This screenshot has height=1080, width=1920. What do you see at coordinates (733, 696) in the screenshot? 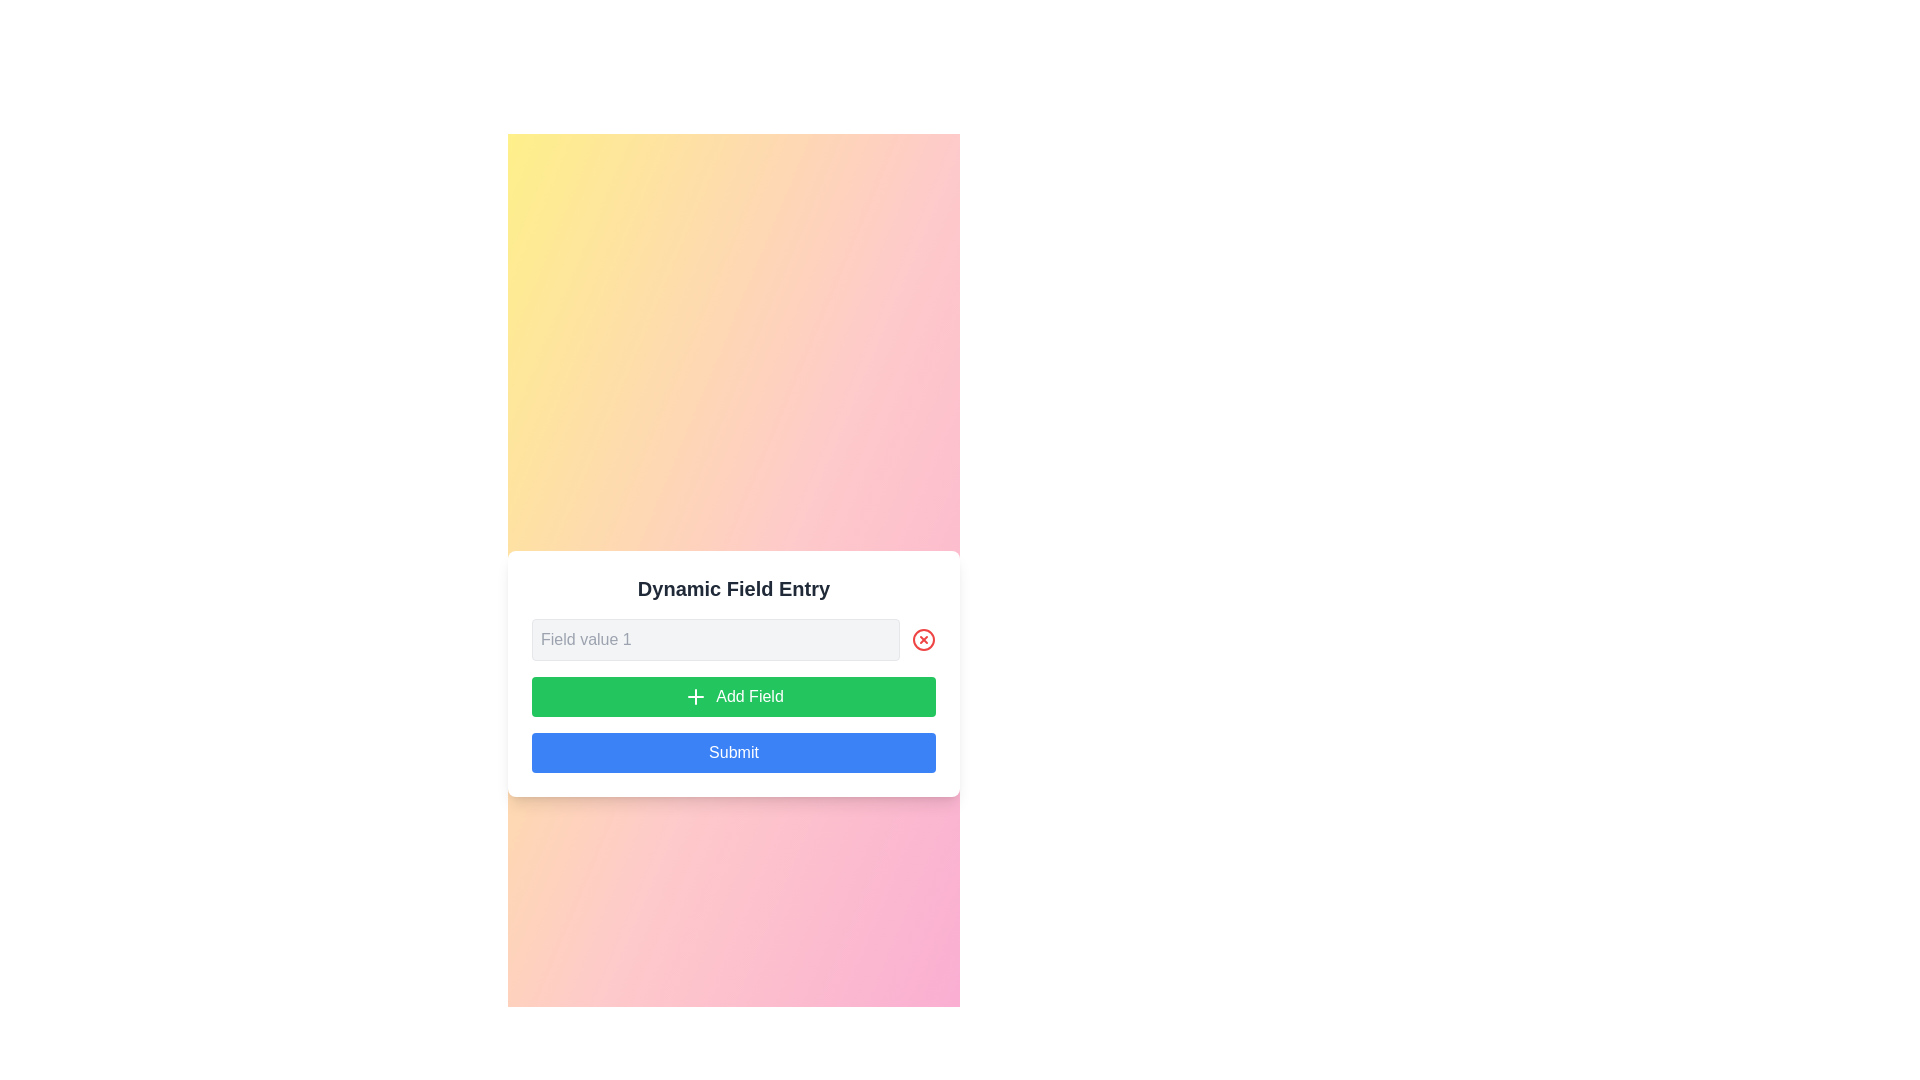
I see `the dynamic add button located just beneath the 'Field value 1' text field` at bounding box center [733, 696].